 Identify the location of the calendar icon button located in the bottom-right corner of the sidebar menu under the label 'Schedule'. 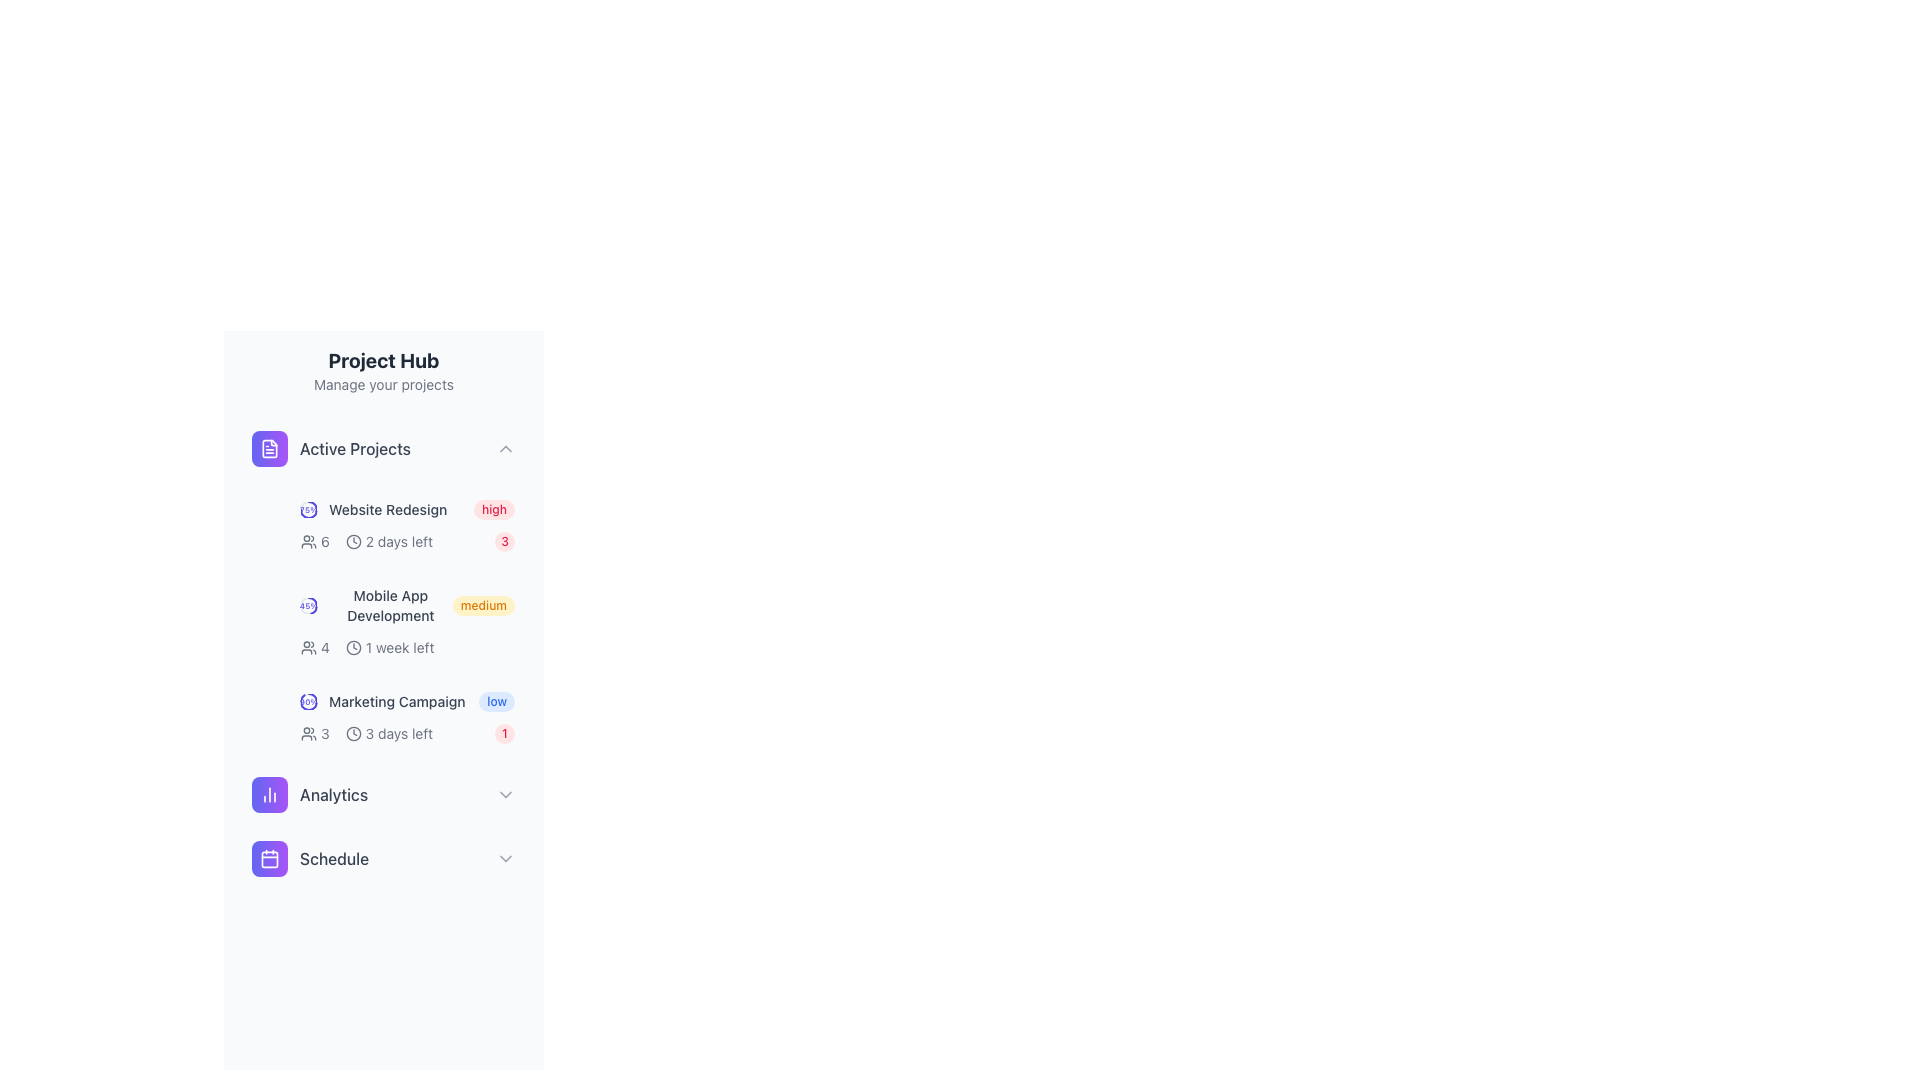
(268, 858).